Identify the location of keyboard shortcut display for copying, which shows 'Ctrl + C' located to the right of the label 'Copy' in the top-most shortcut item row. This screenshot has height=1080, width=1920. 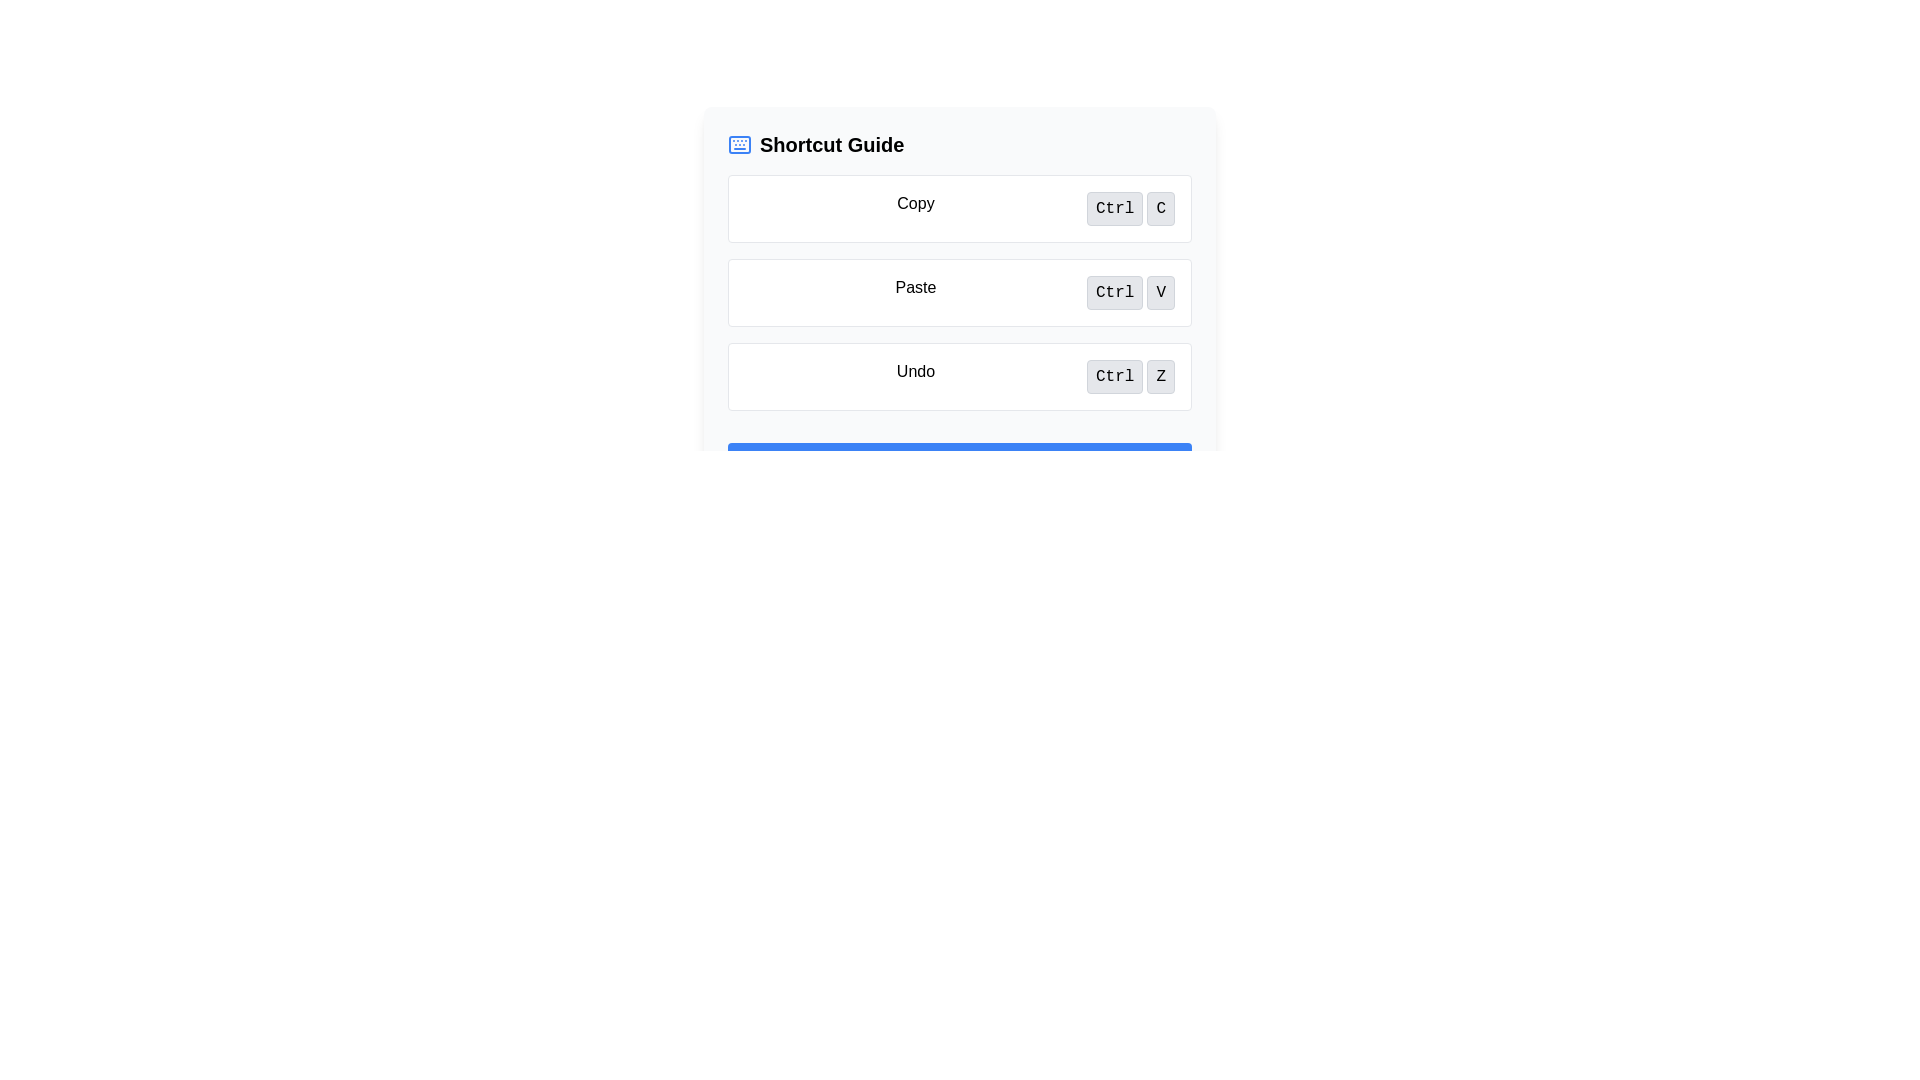
(1131, 208).